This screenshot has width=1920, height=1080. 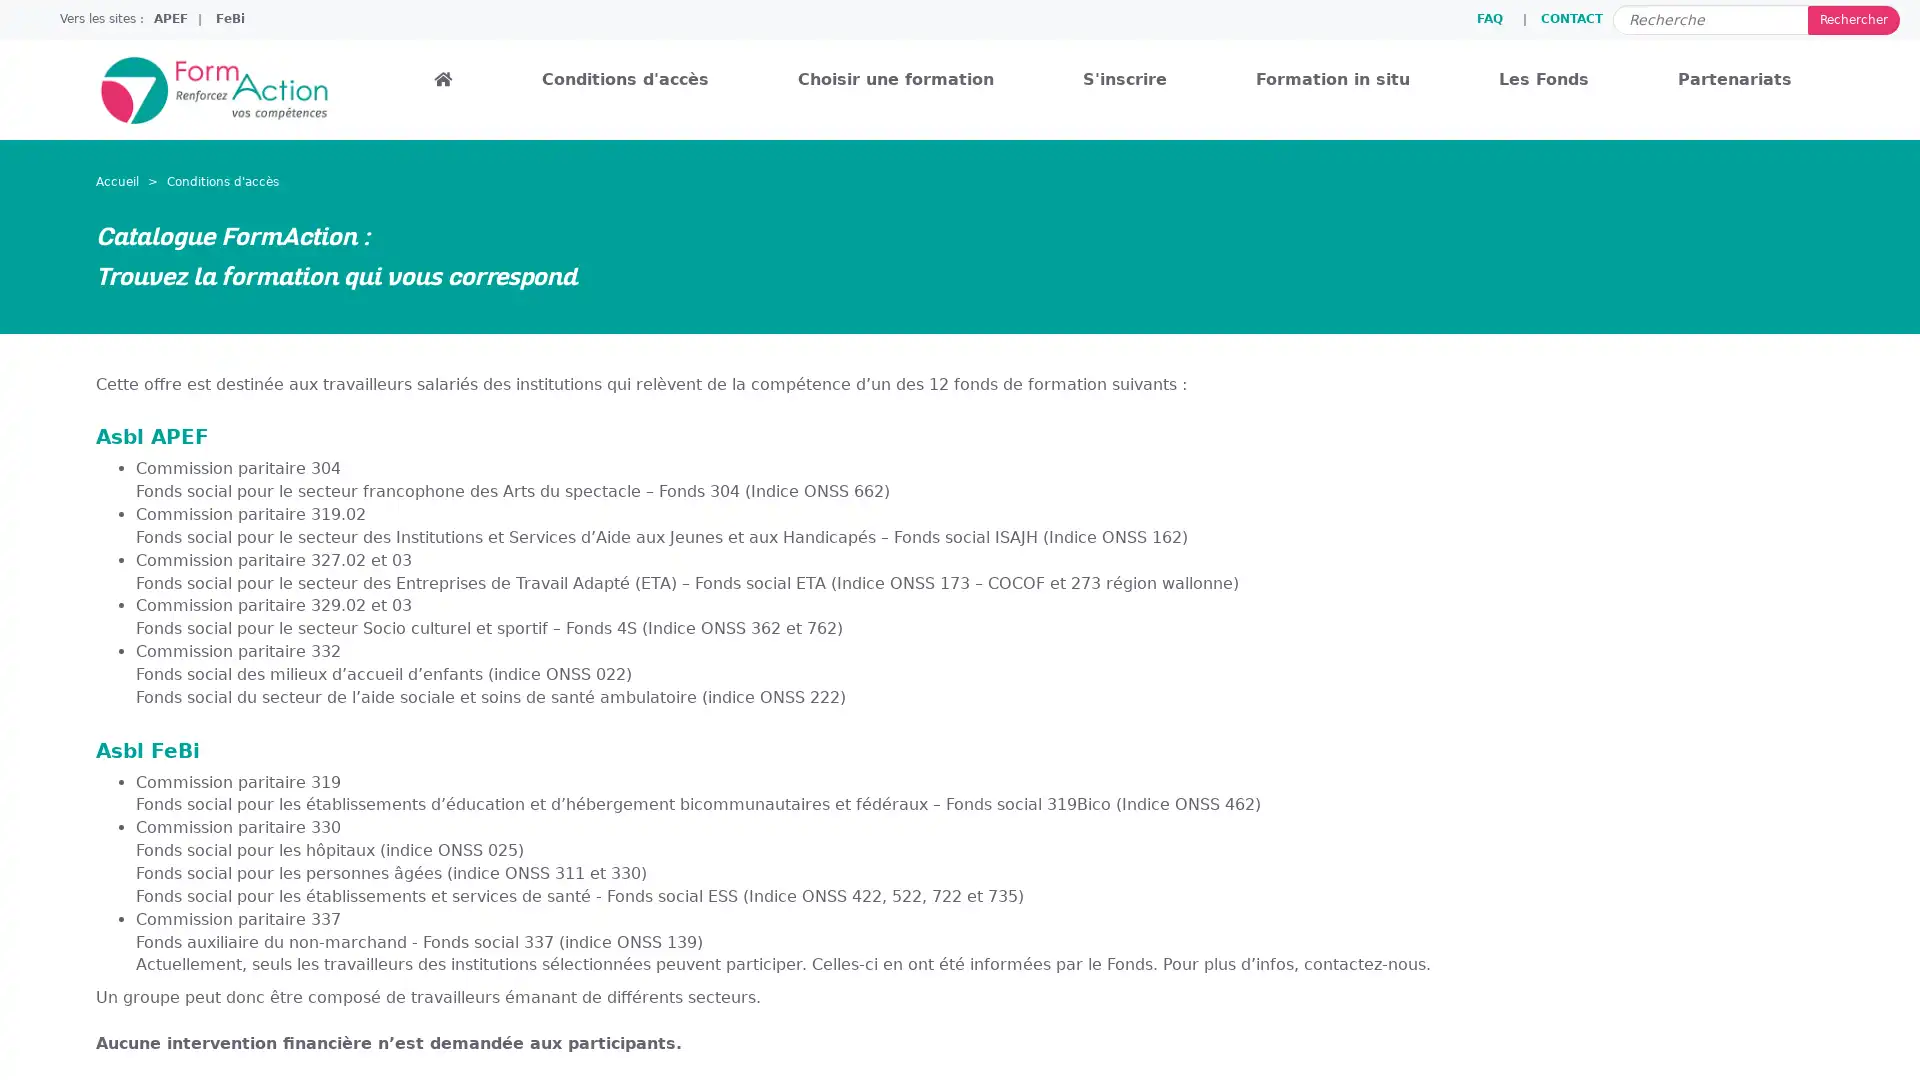 What do you see at coordinates (1852, 19) in the screenshot?
I see `Rechercher` at bounding box center [1852, 19].